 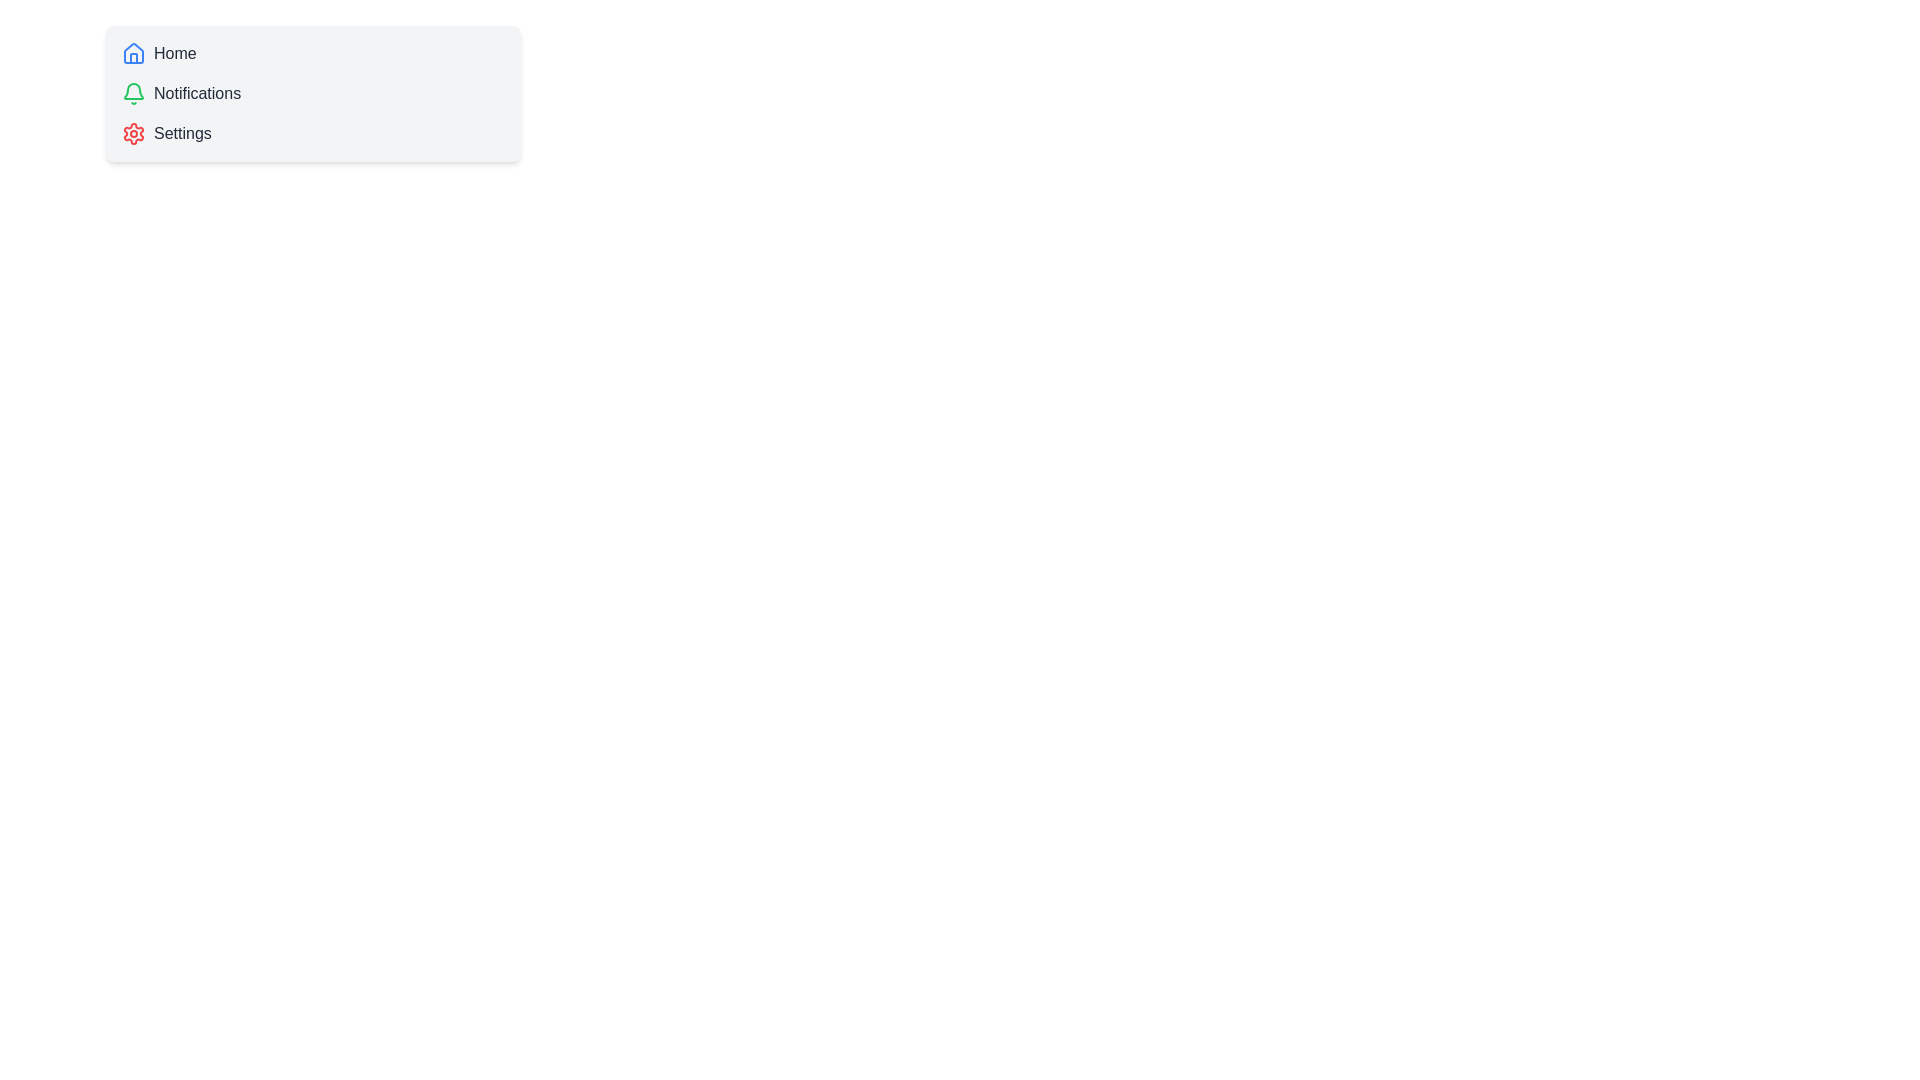 What do you see at coordinates (133, 53) in the screenshot?
I see `the 'Home' navigation icon located at the upper-left corner of the panel, which serves as the first element in the menu list` at bounding box center [133, 53].